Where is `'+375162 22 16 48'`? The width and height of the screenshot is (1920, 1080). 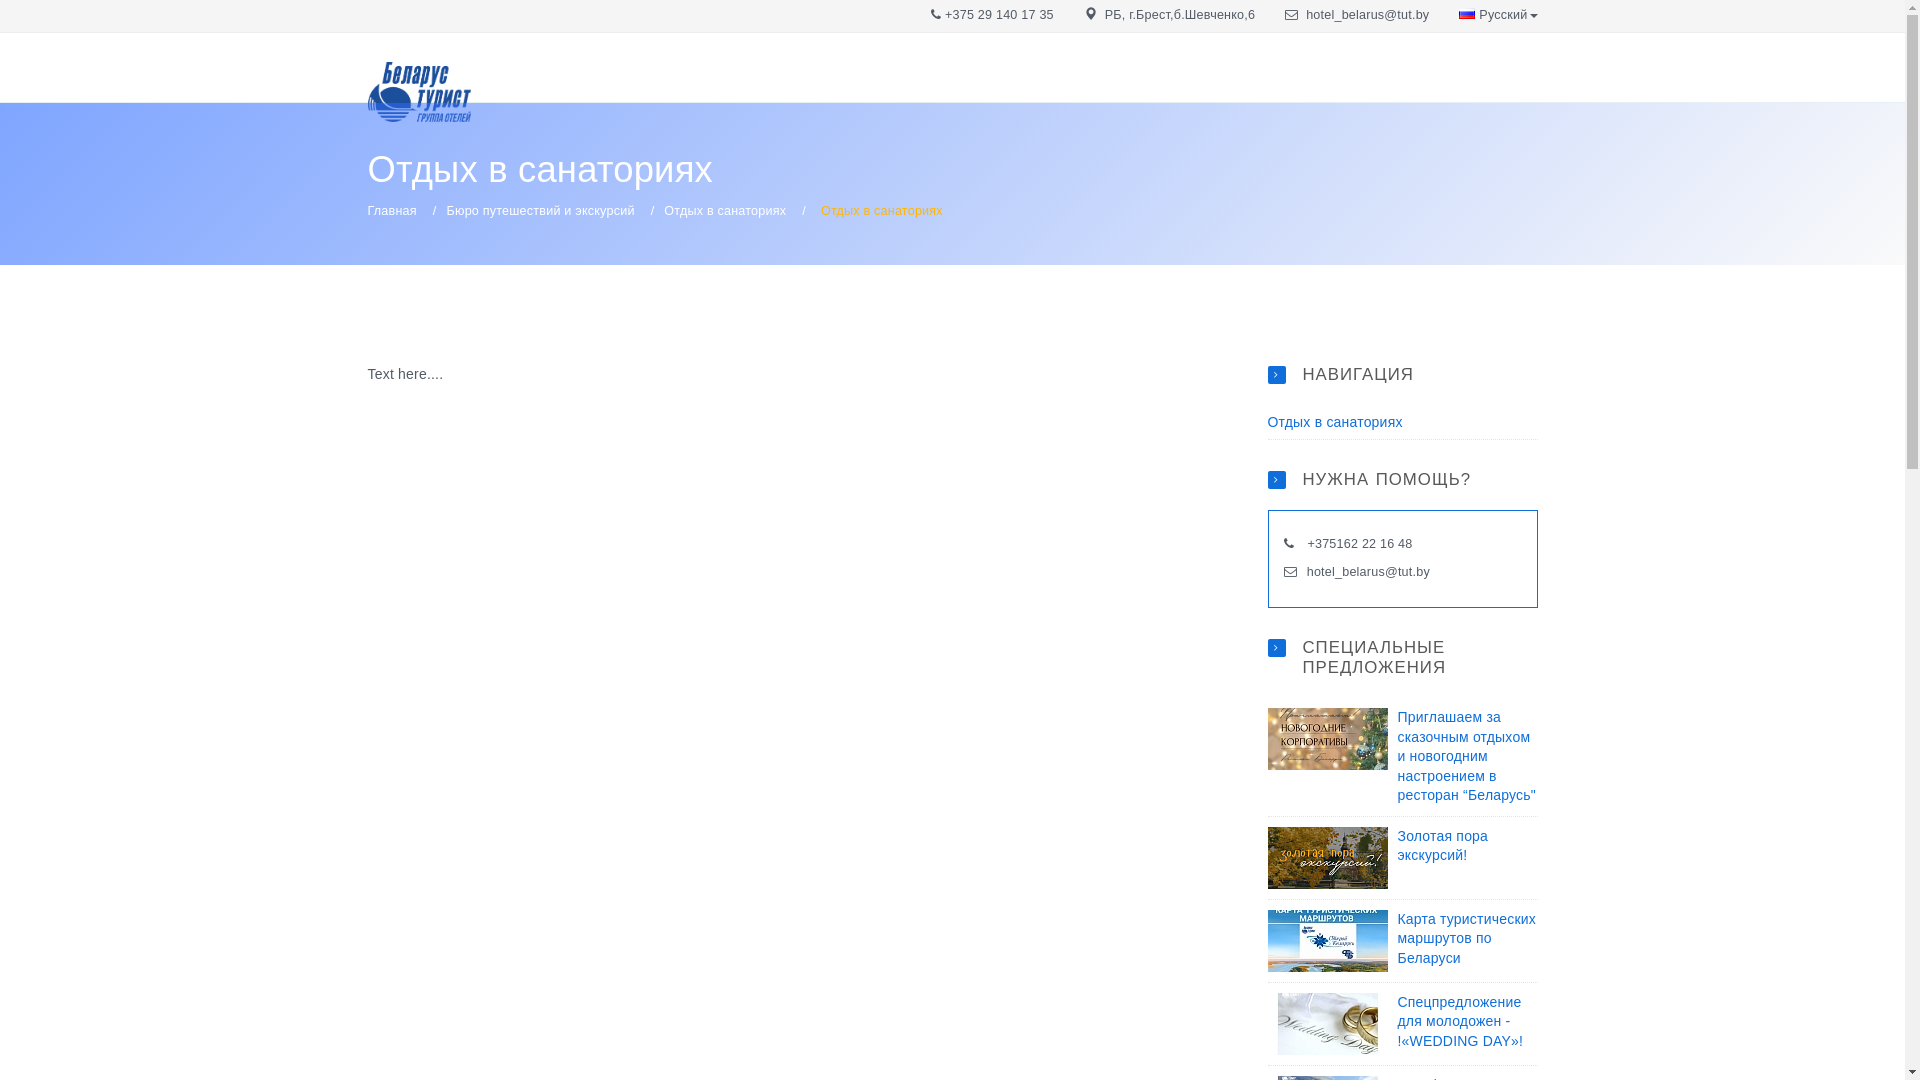
'+375162 22 16 48' is located at coordinates (1358, 543).